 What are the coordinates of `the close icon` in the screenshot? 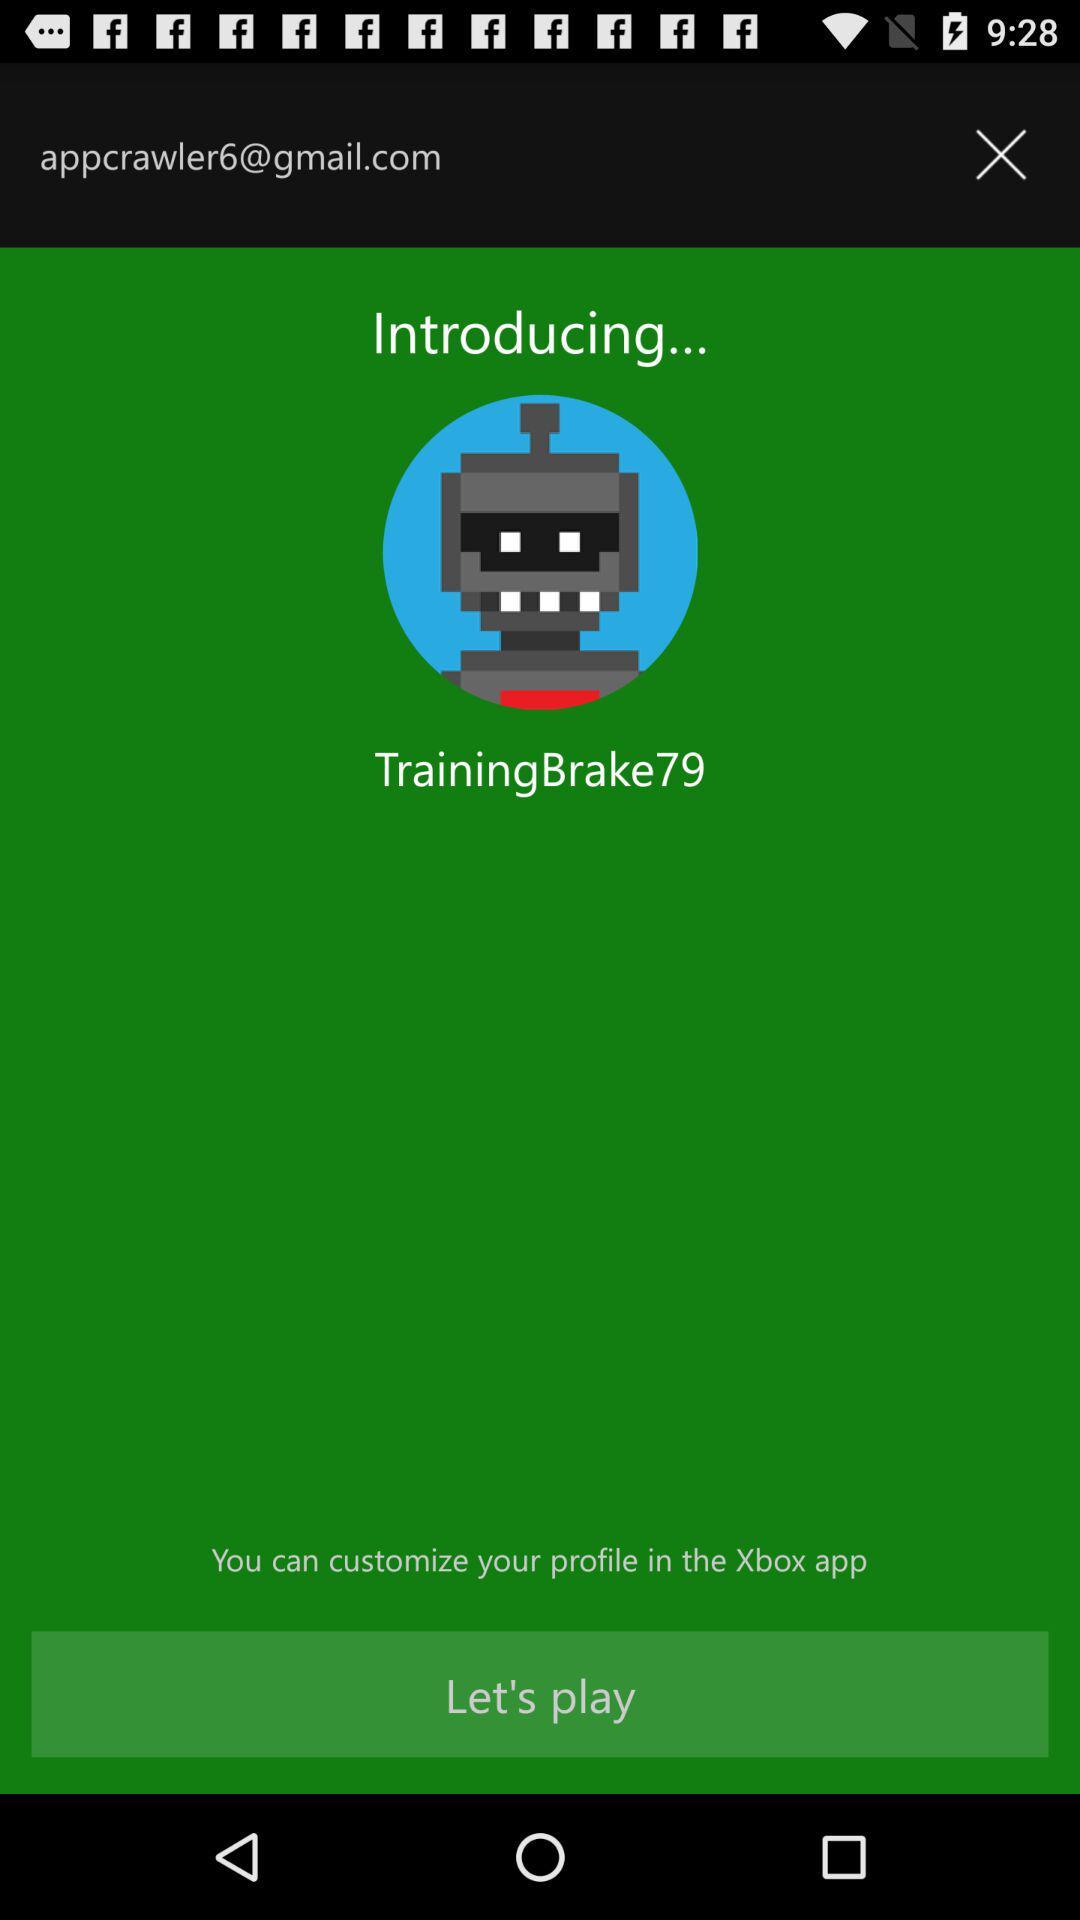 It's located at (1000, 166).